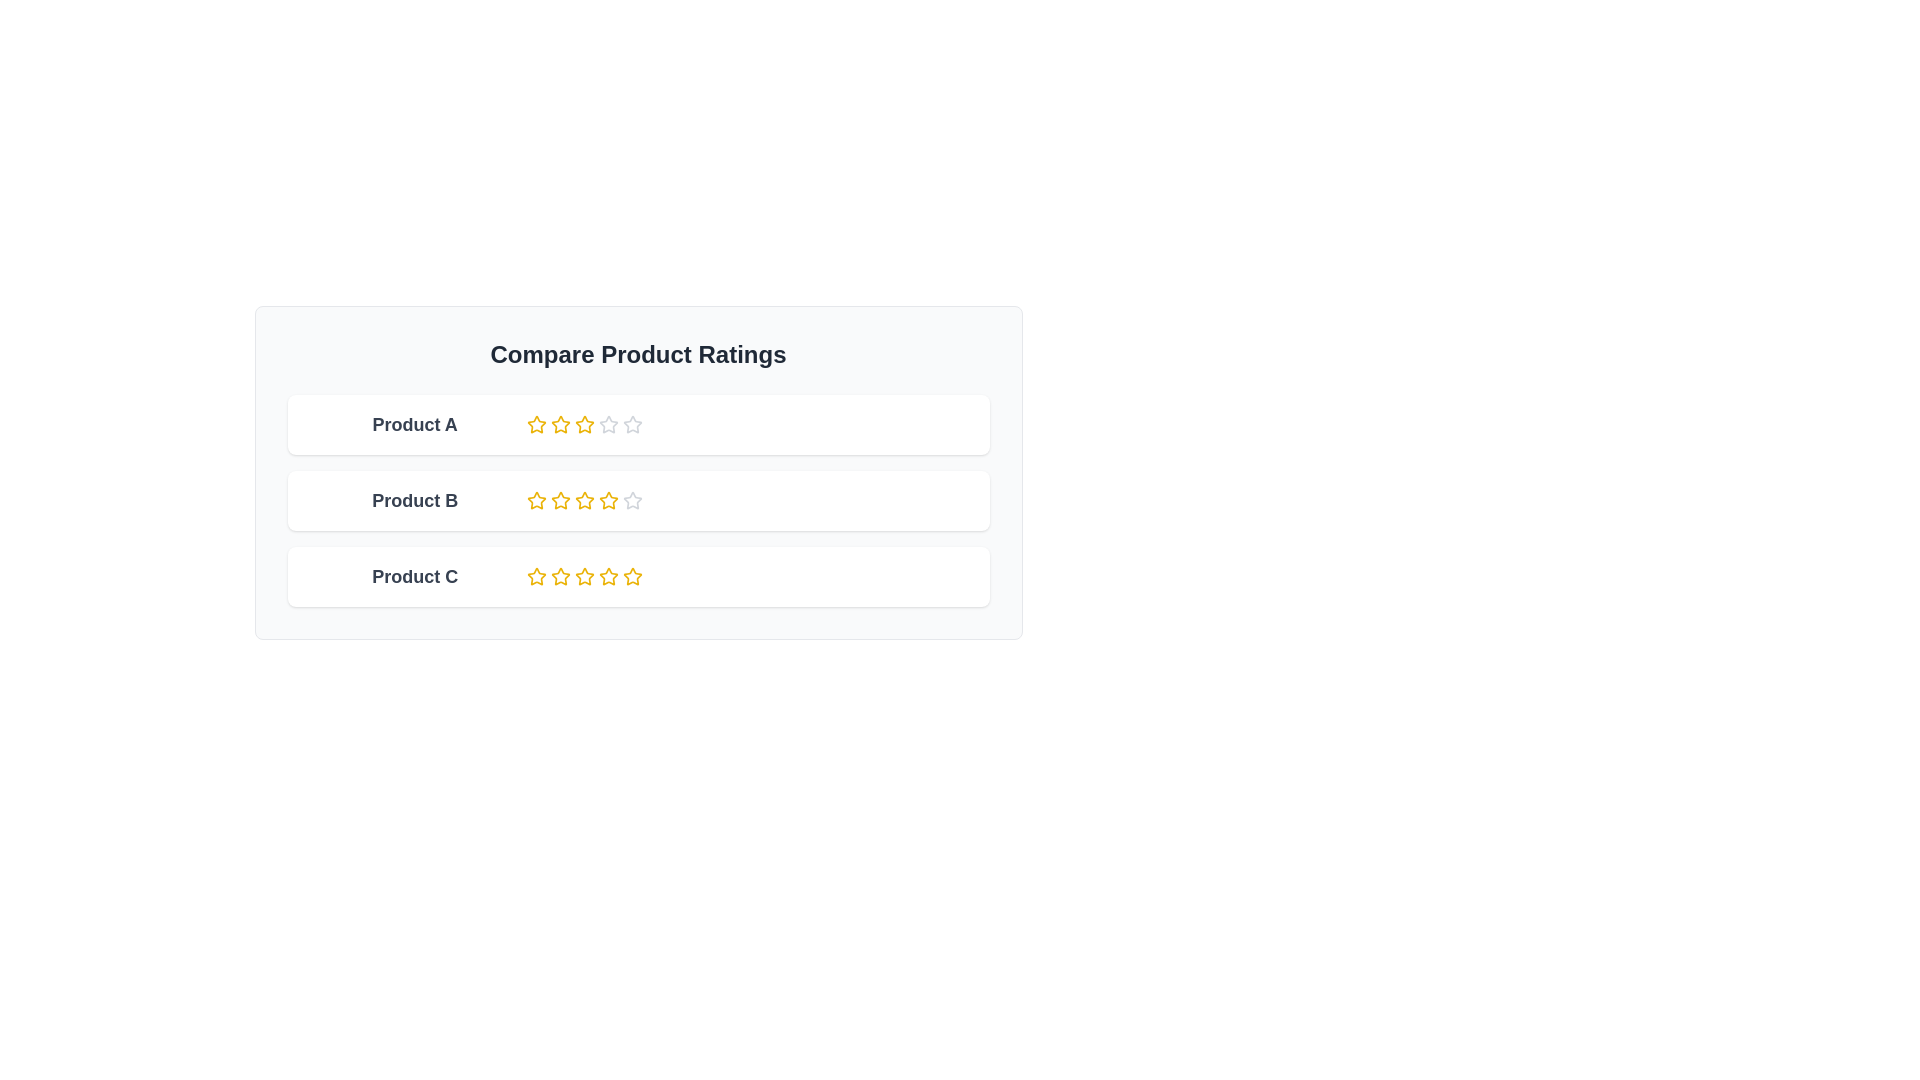 The image size is (1920, 1080). What do you see at coordinates (637, 423) in the screenshot?
I see `the stars in the rating component for 'Product A' to possibly change the rating` at bounding box center [637, 423].